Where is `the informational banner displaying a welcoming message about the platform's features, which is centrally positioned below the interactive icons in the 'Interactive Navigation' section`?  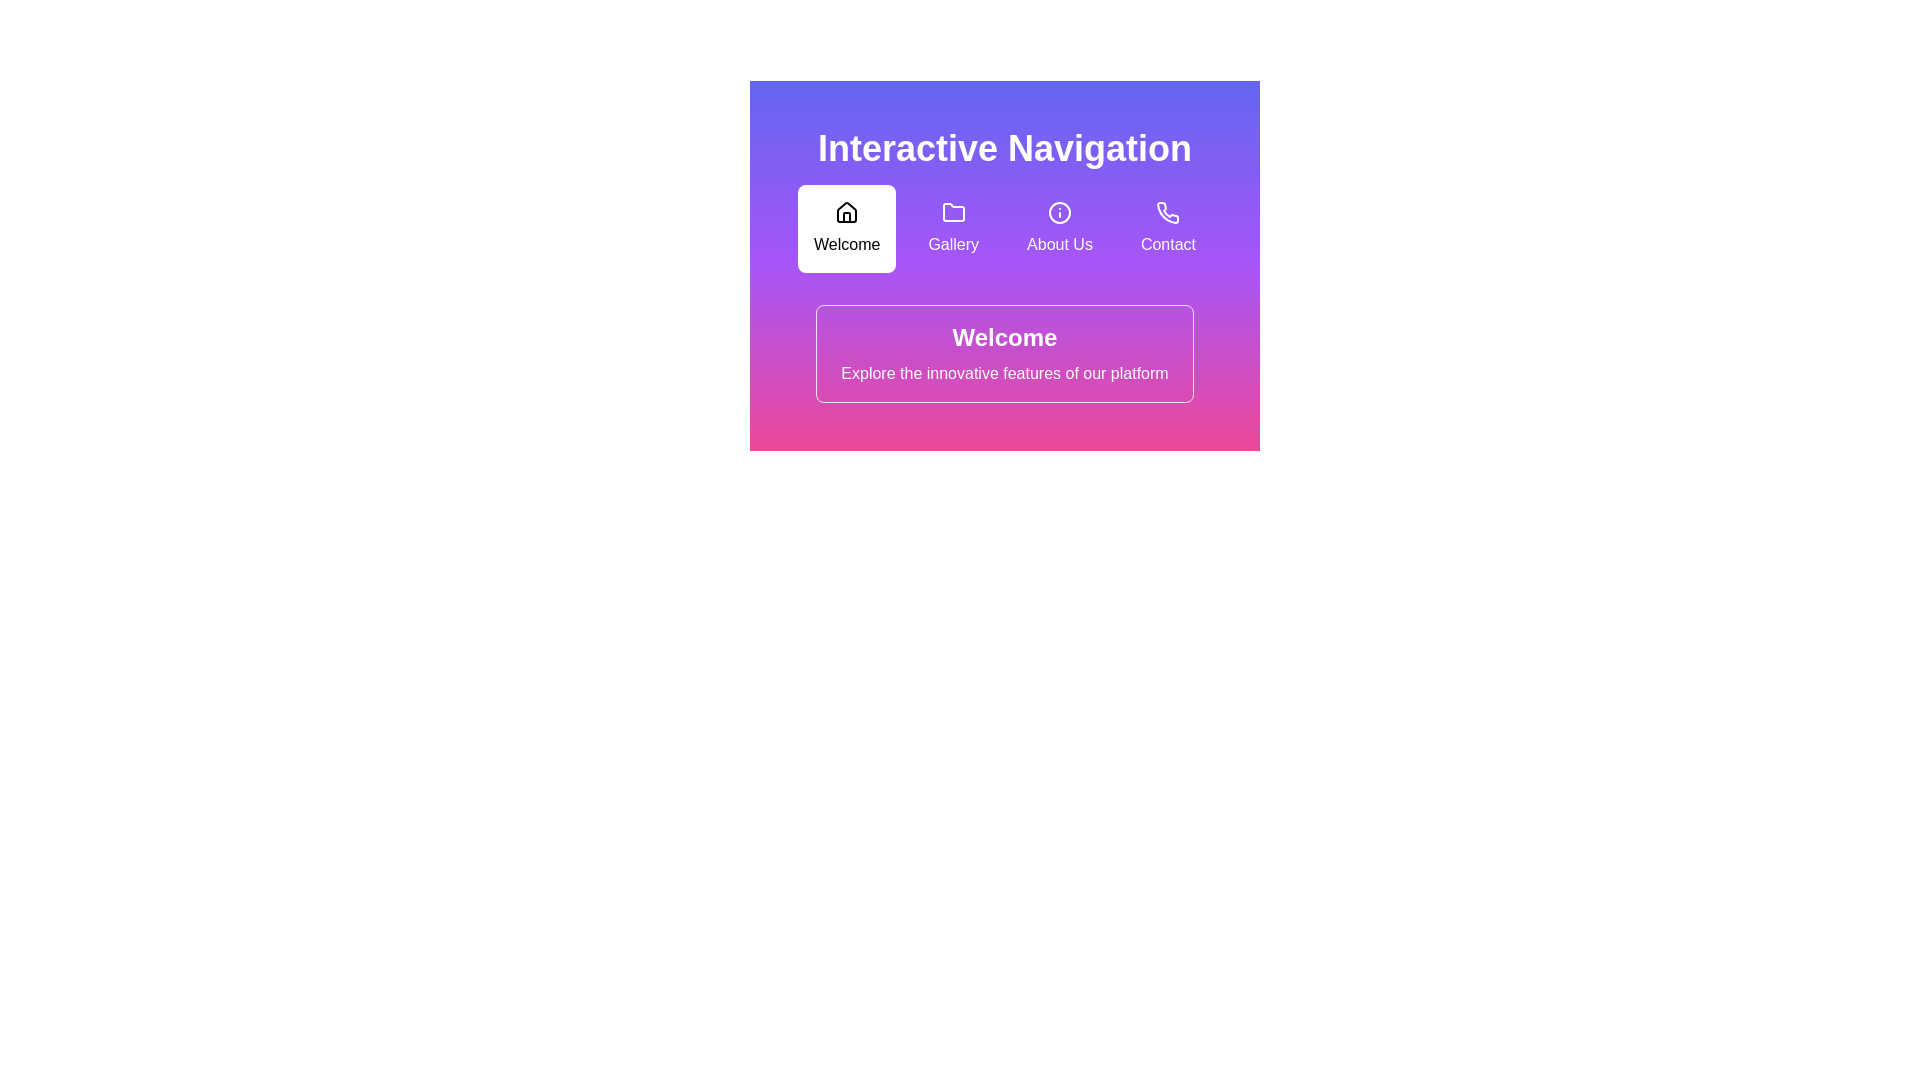 the informational banner displaying a welcoming message about the platform's features, which is centrally positioned below the interactive icons in the 'Interactive Navigation' section is located at coordinates (1004, 353).